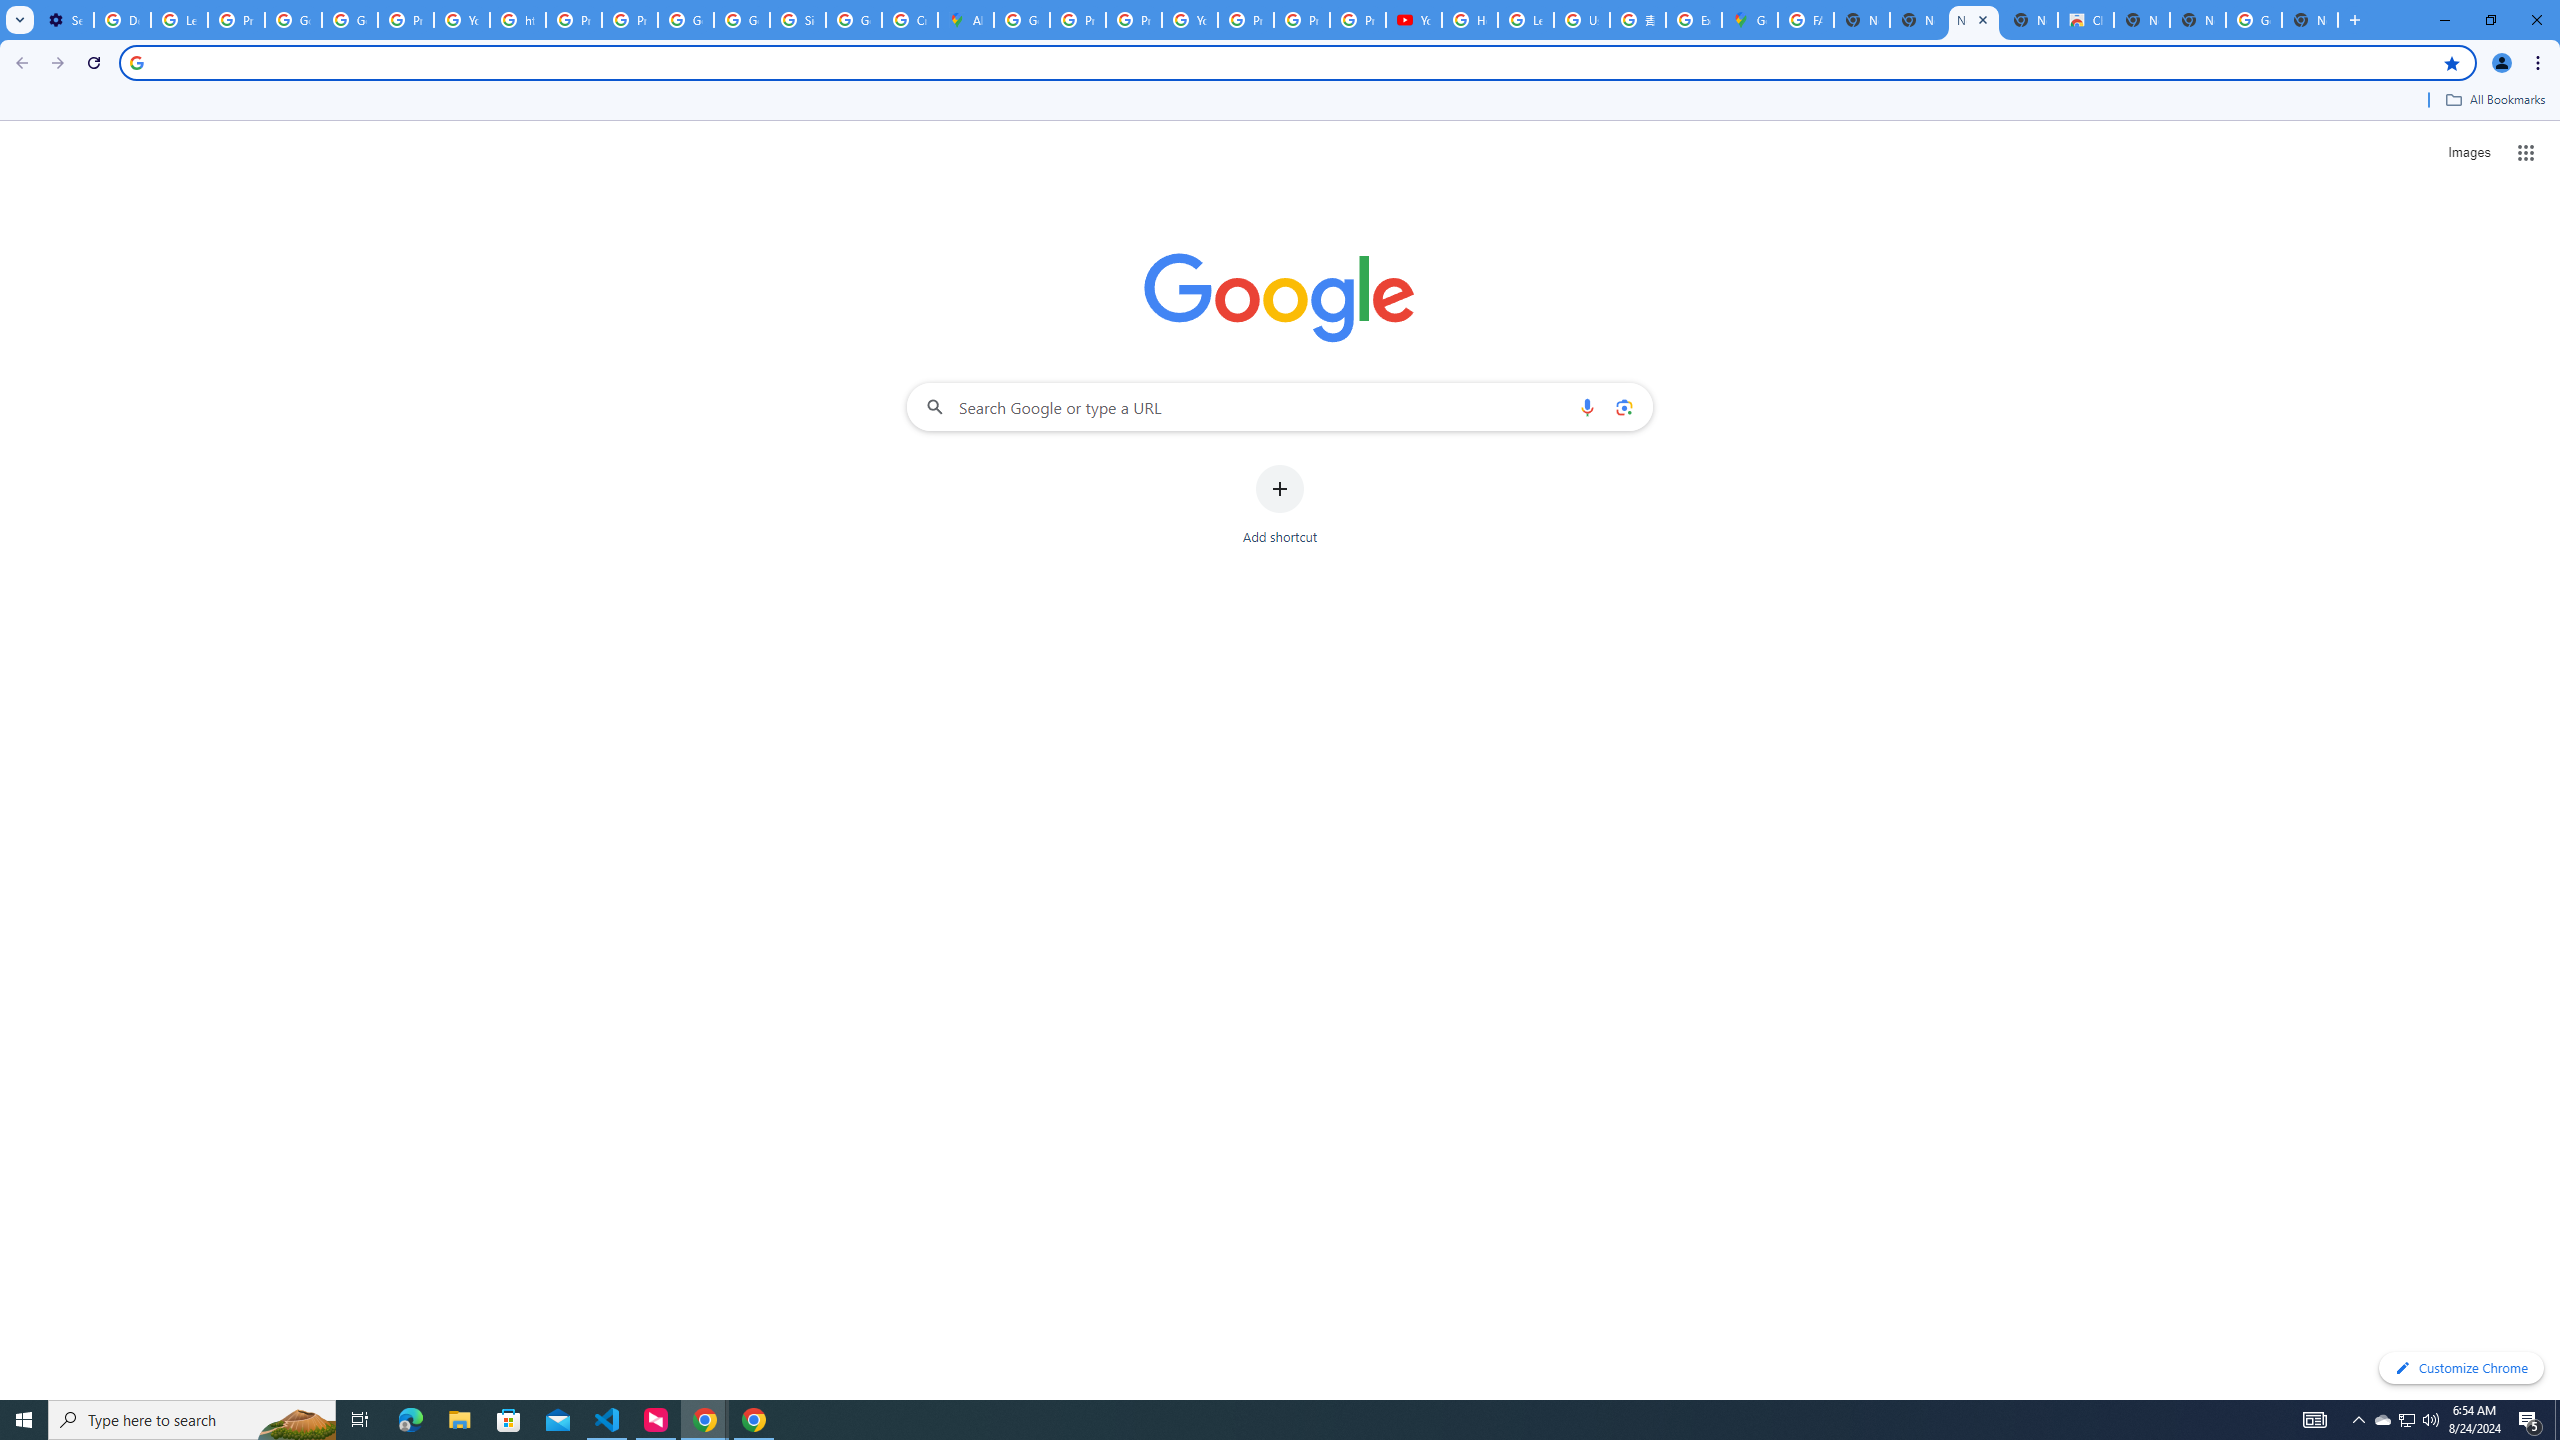  What do you see at coordinates (121, 19) in the screenshot?
I see `'Delete photos & videos - Computer - Google Photos Help'` at bounding box center [121, 19].